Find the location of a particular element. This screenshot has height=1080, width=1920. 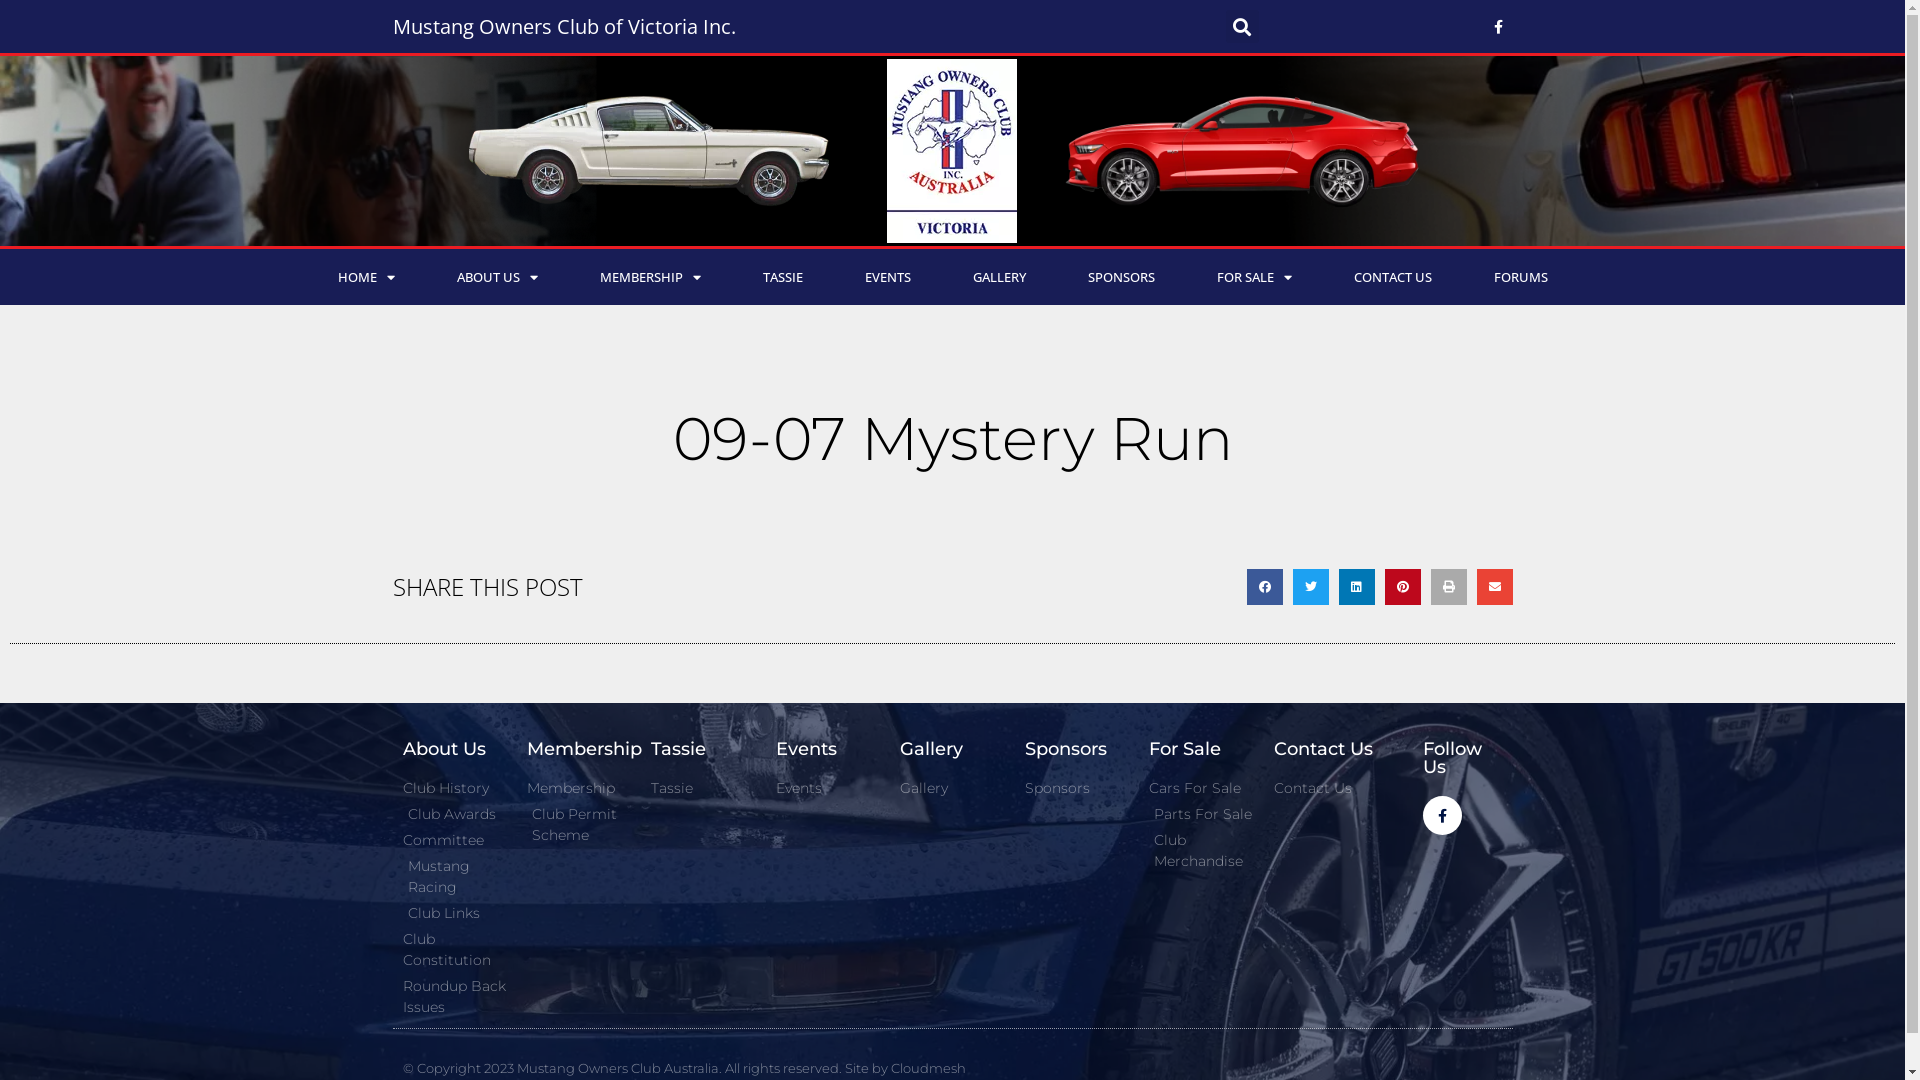

'EVENTS' is located at coordinates (834, 277).